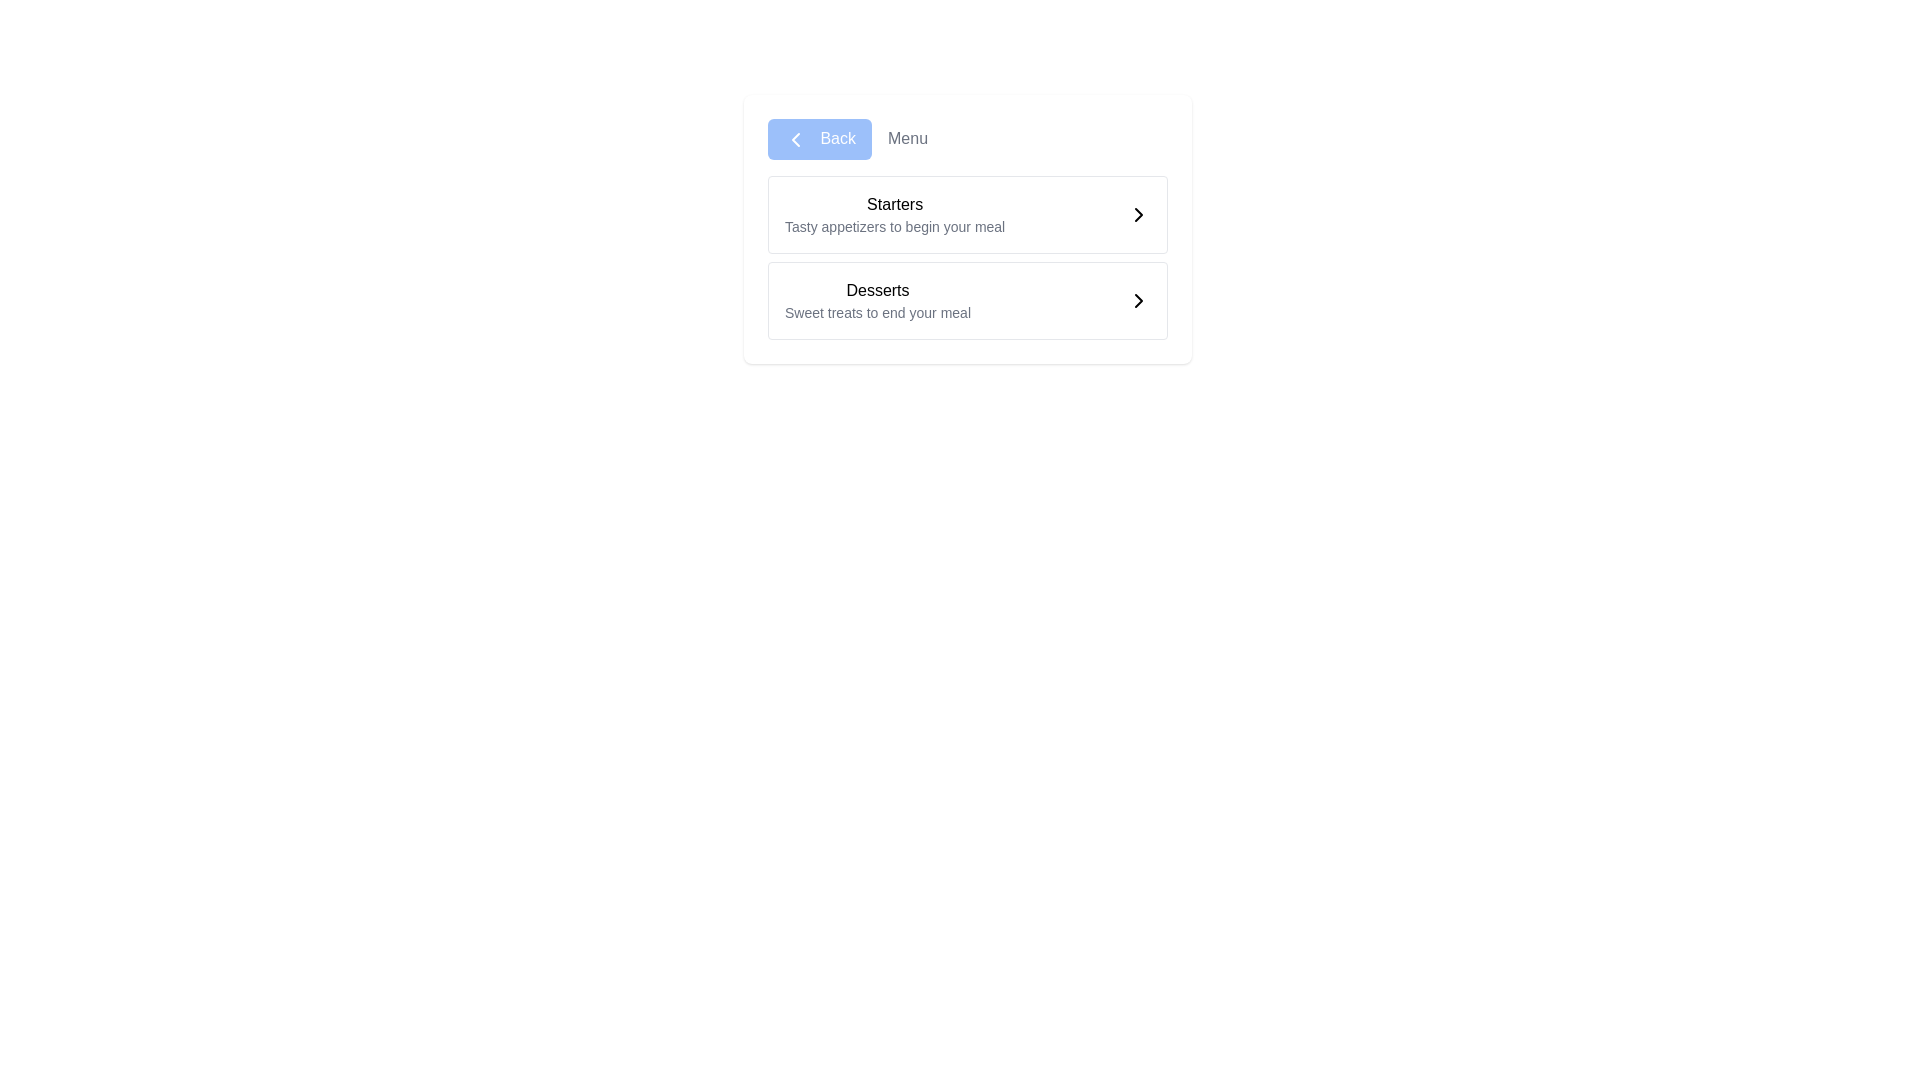 This screenshot has width=1920, height=1080. Describe the element at coordinates (968, 213) in the screenshot. I see `the Text block that serves as a category header and description for the menu section, located near the upper section of the main content area` at that location.